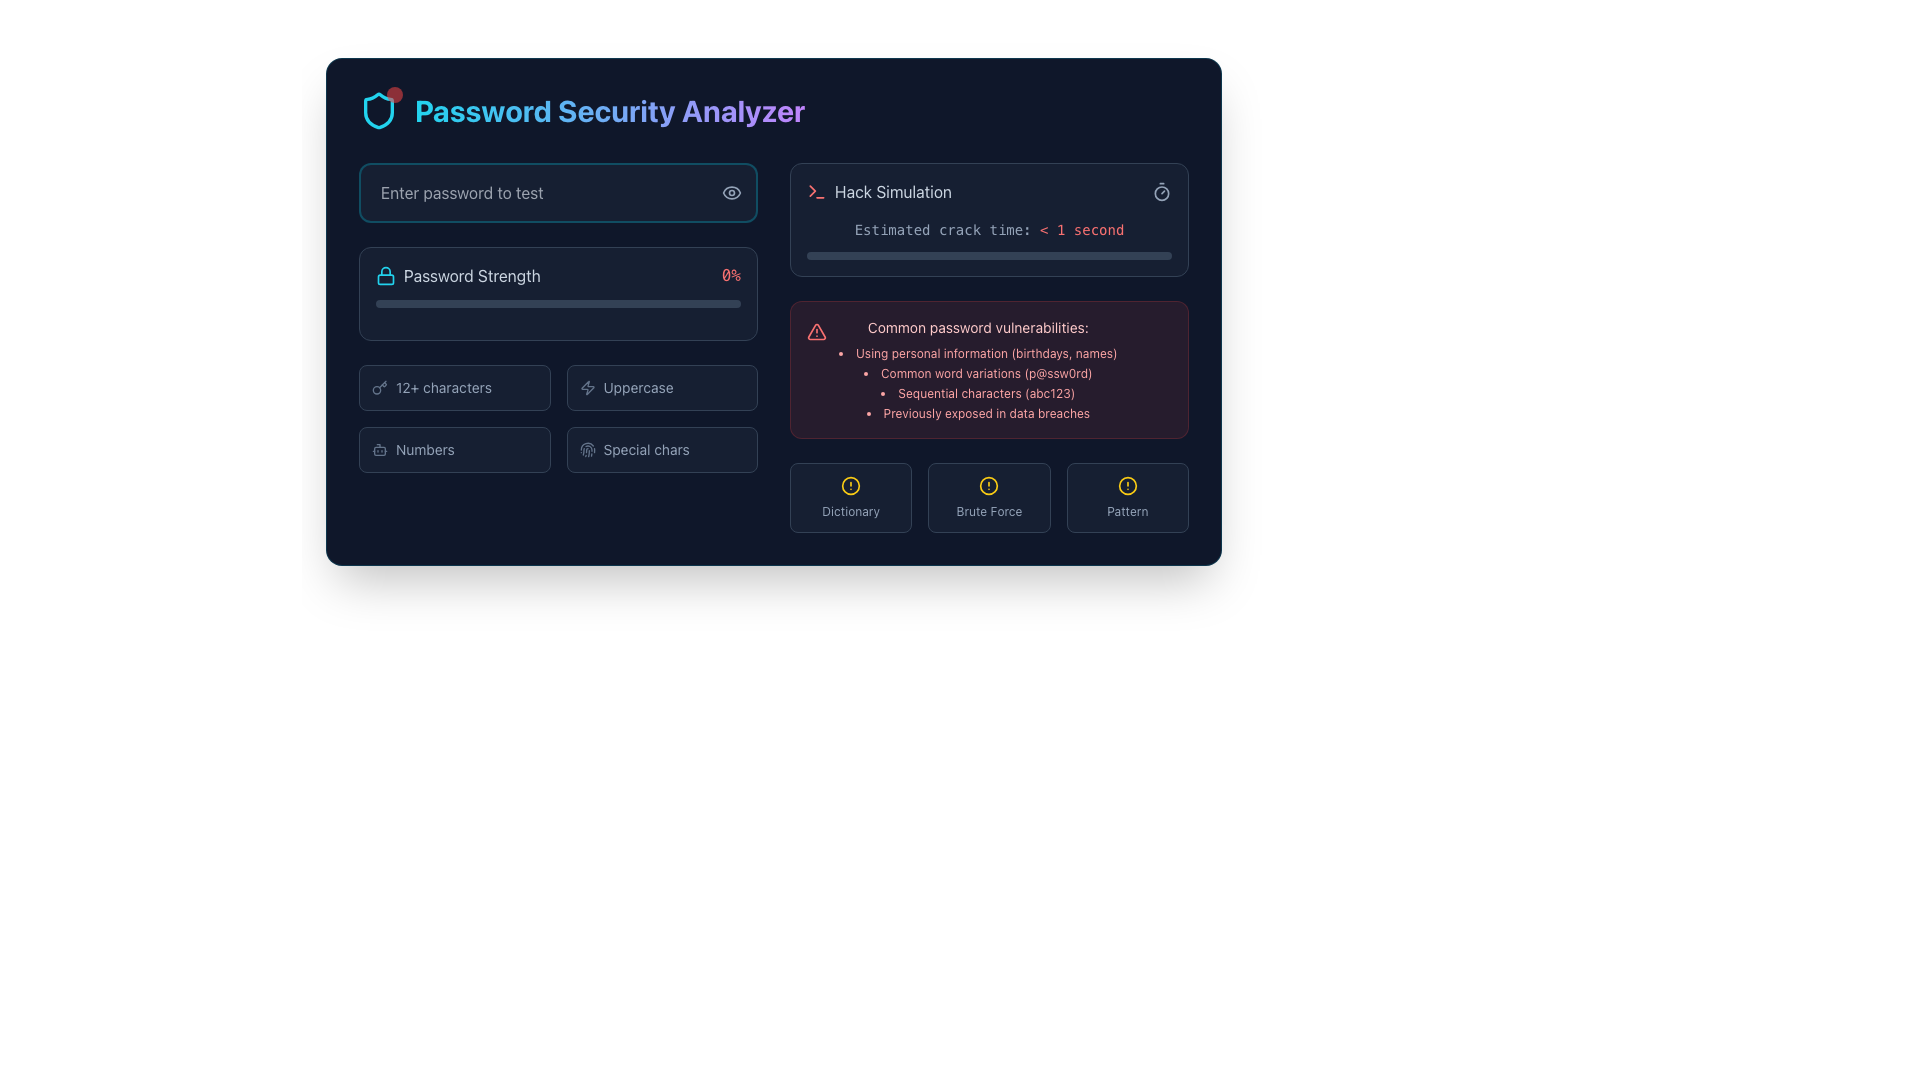 The image size is (1920, 1080). What do you see at coordinates (662, 388) in the screenshot?
I see `the 'Uppercase' text indicator, which is styled in slate-gray color with a lightning bolt icon` at bounding box center [662, 388].